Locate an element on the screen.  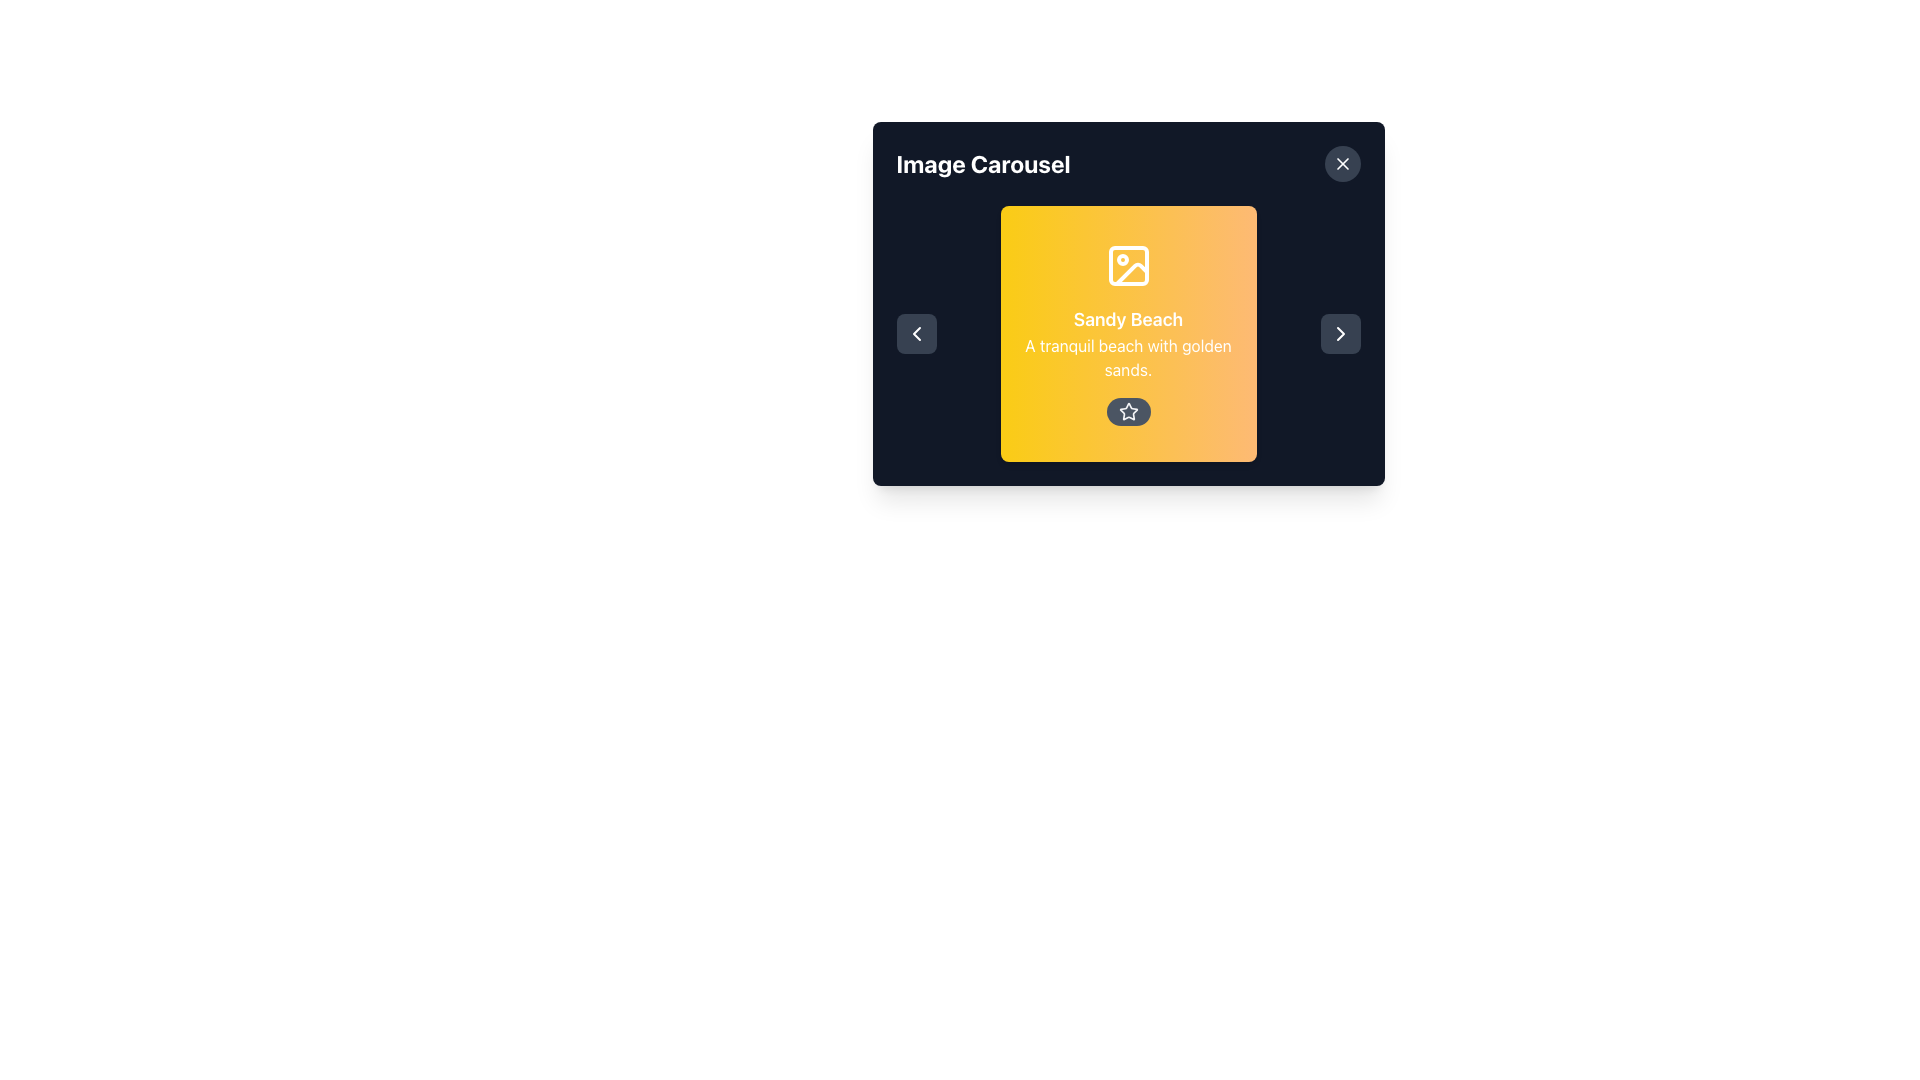
the rightmost navigation button that allows users to move to the next item in a carousel is located at coordinates (1340, 333).